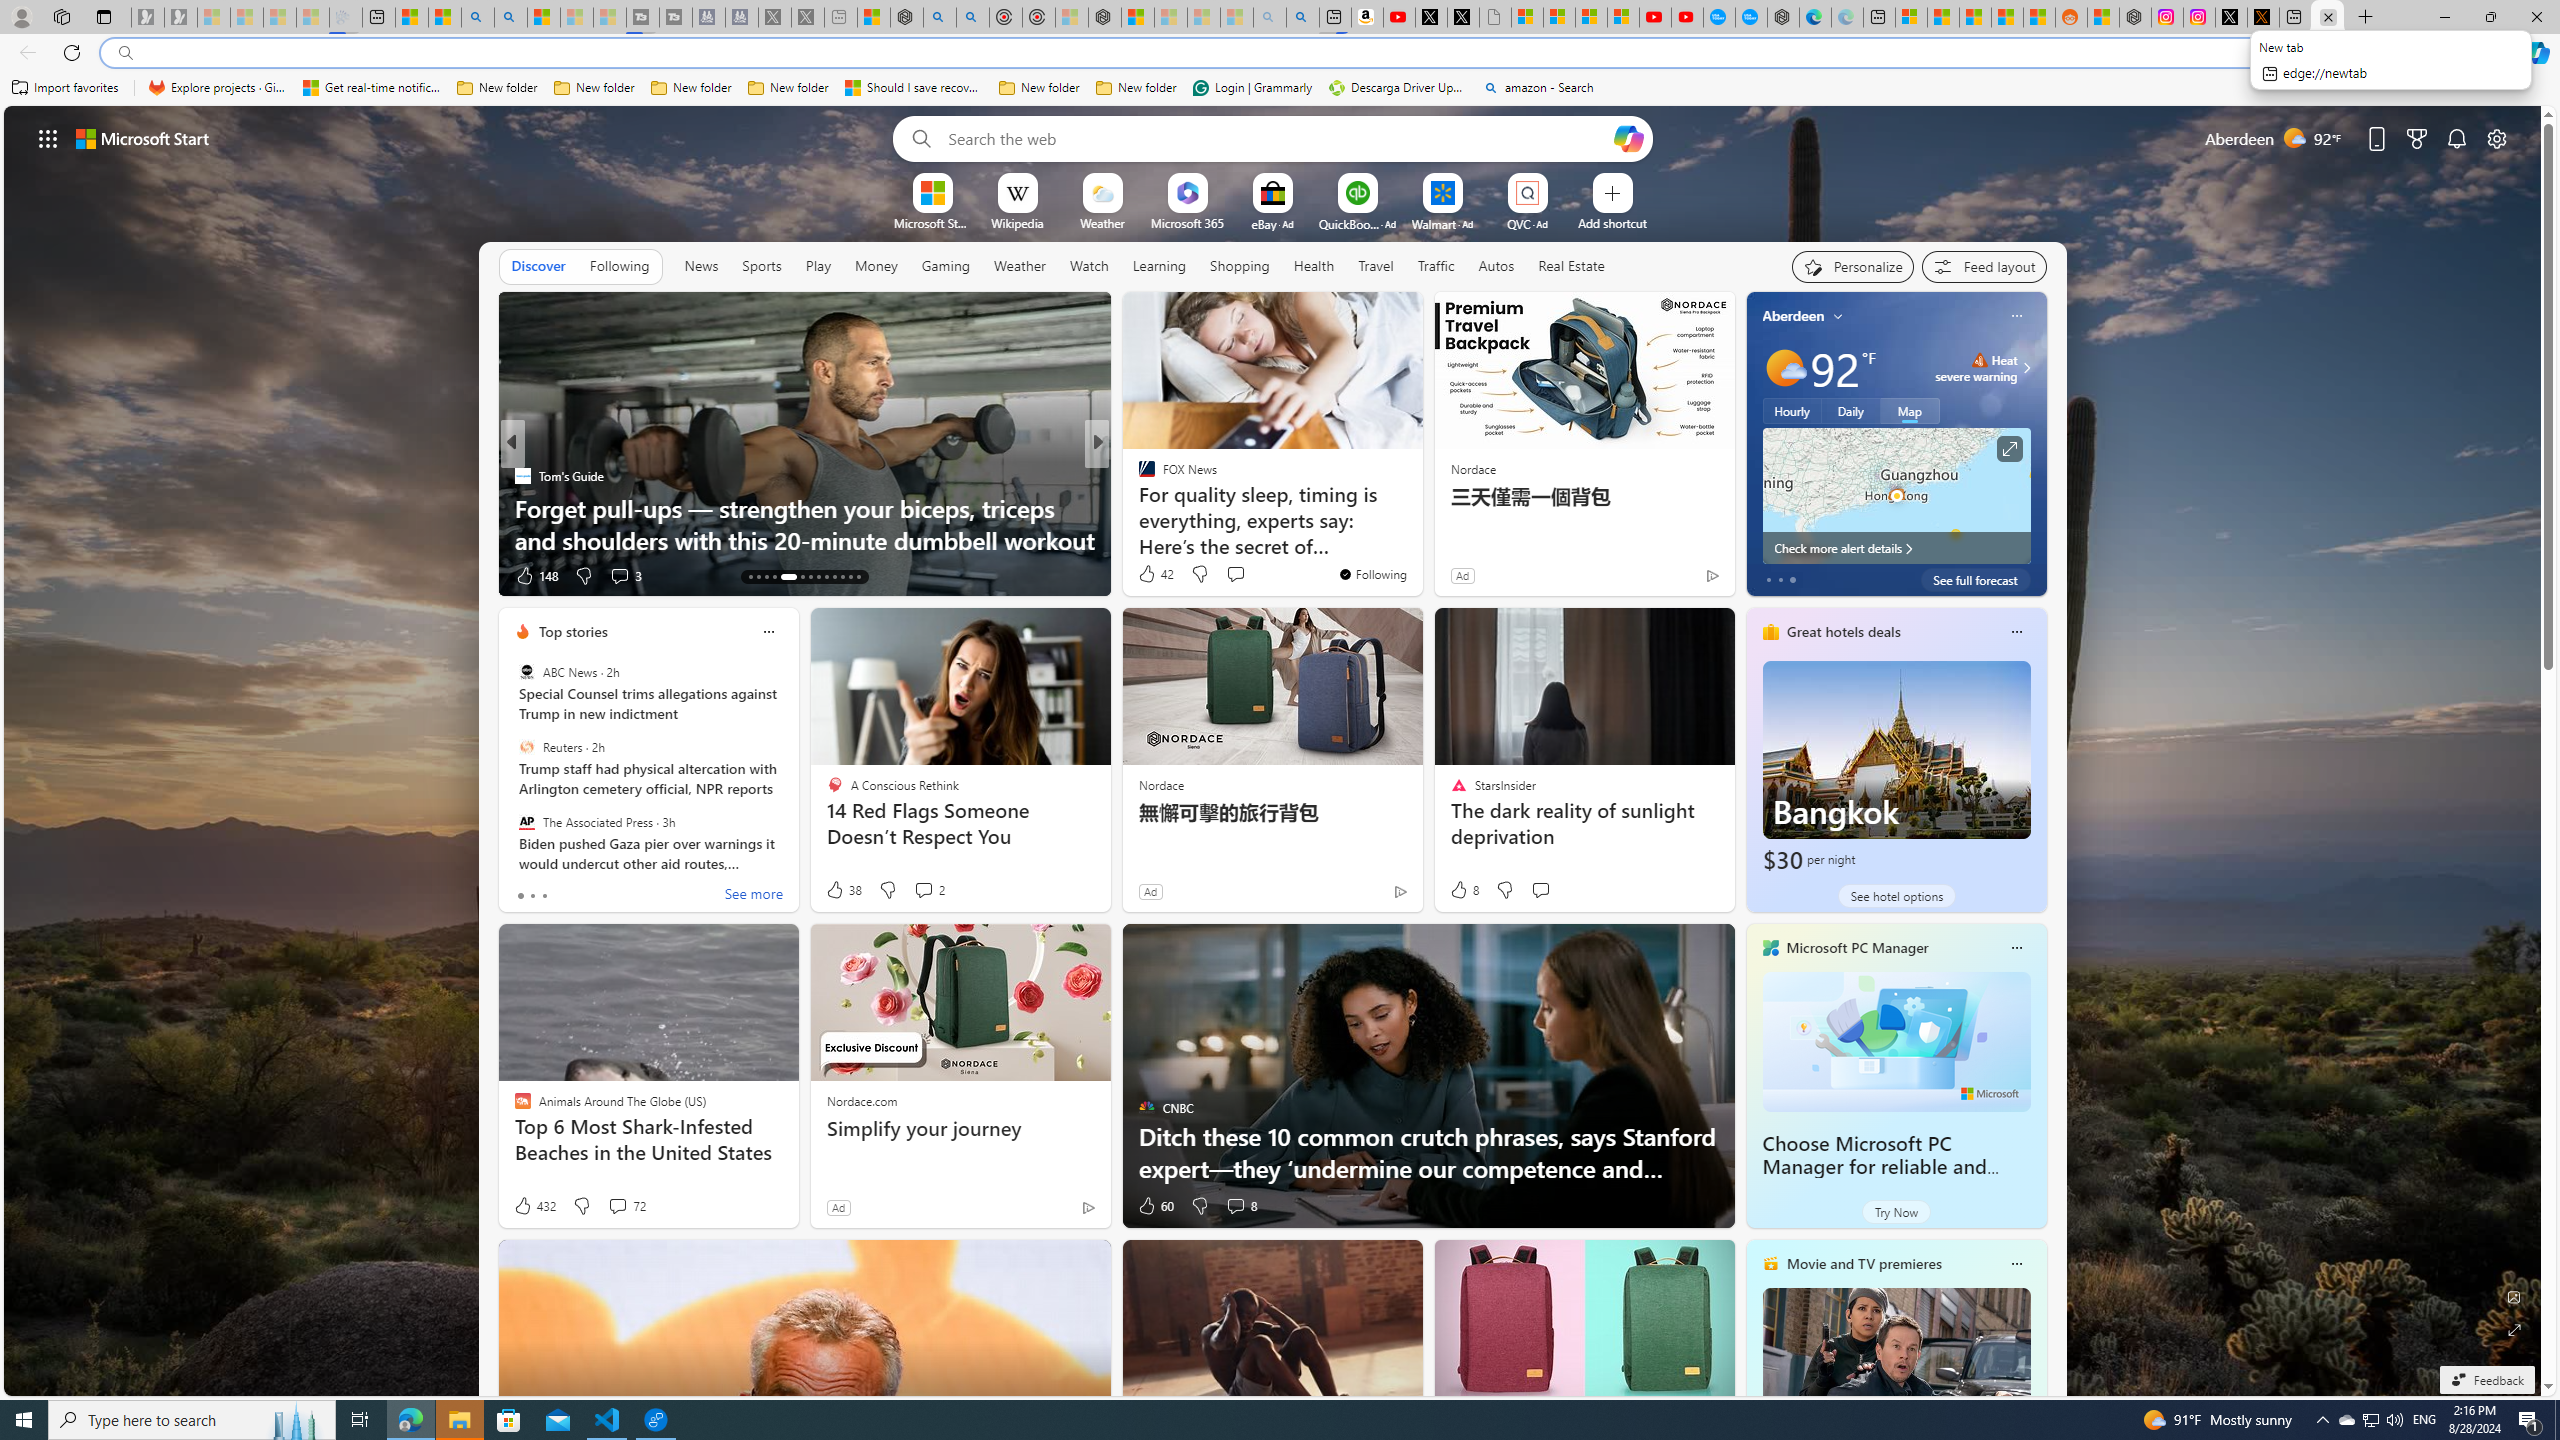 Image resolution: width=2560 pixels, height=1440 pixels. I want to click on 'tab-1', so click(531, 895).